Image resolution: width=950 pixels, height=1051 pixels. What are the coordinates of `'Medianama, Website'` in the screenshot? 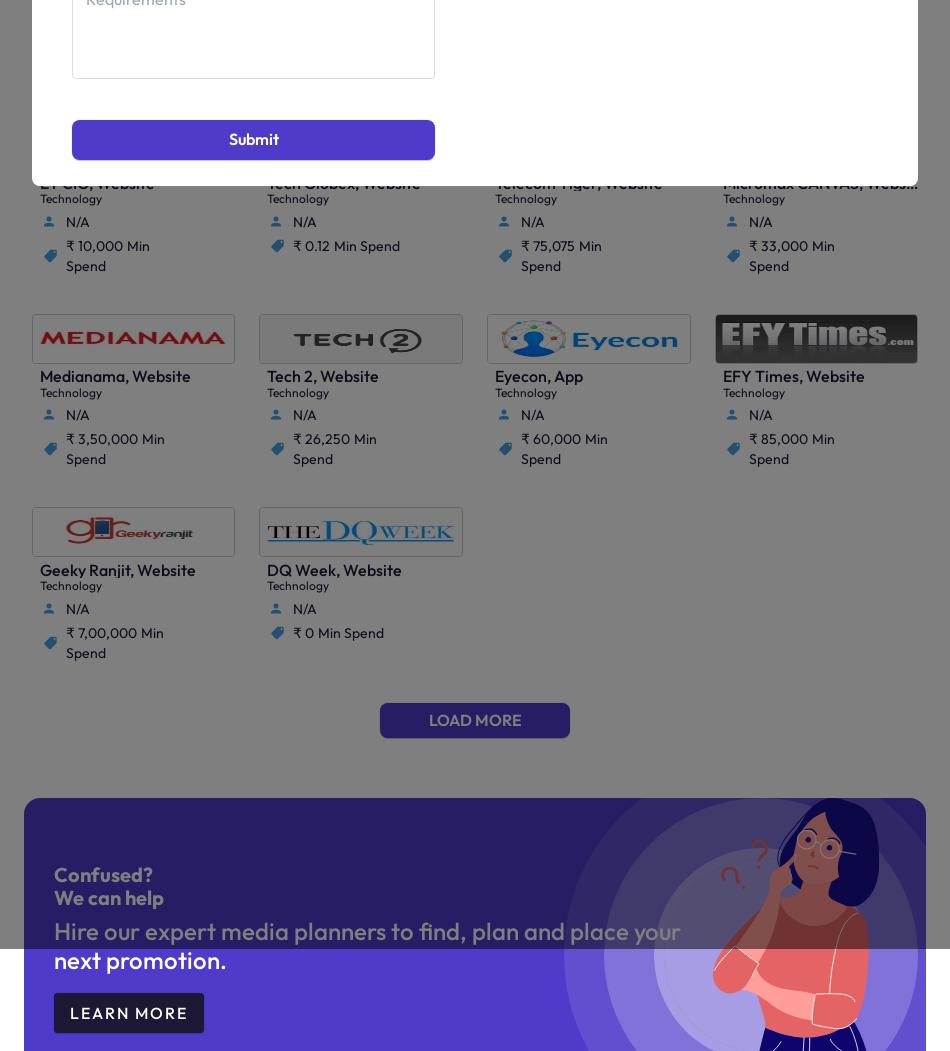 It's located at (39, 375).